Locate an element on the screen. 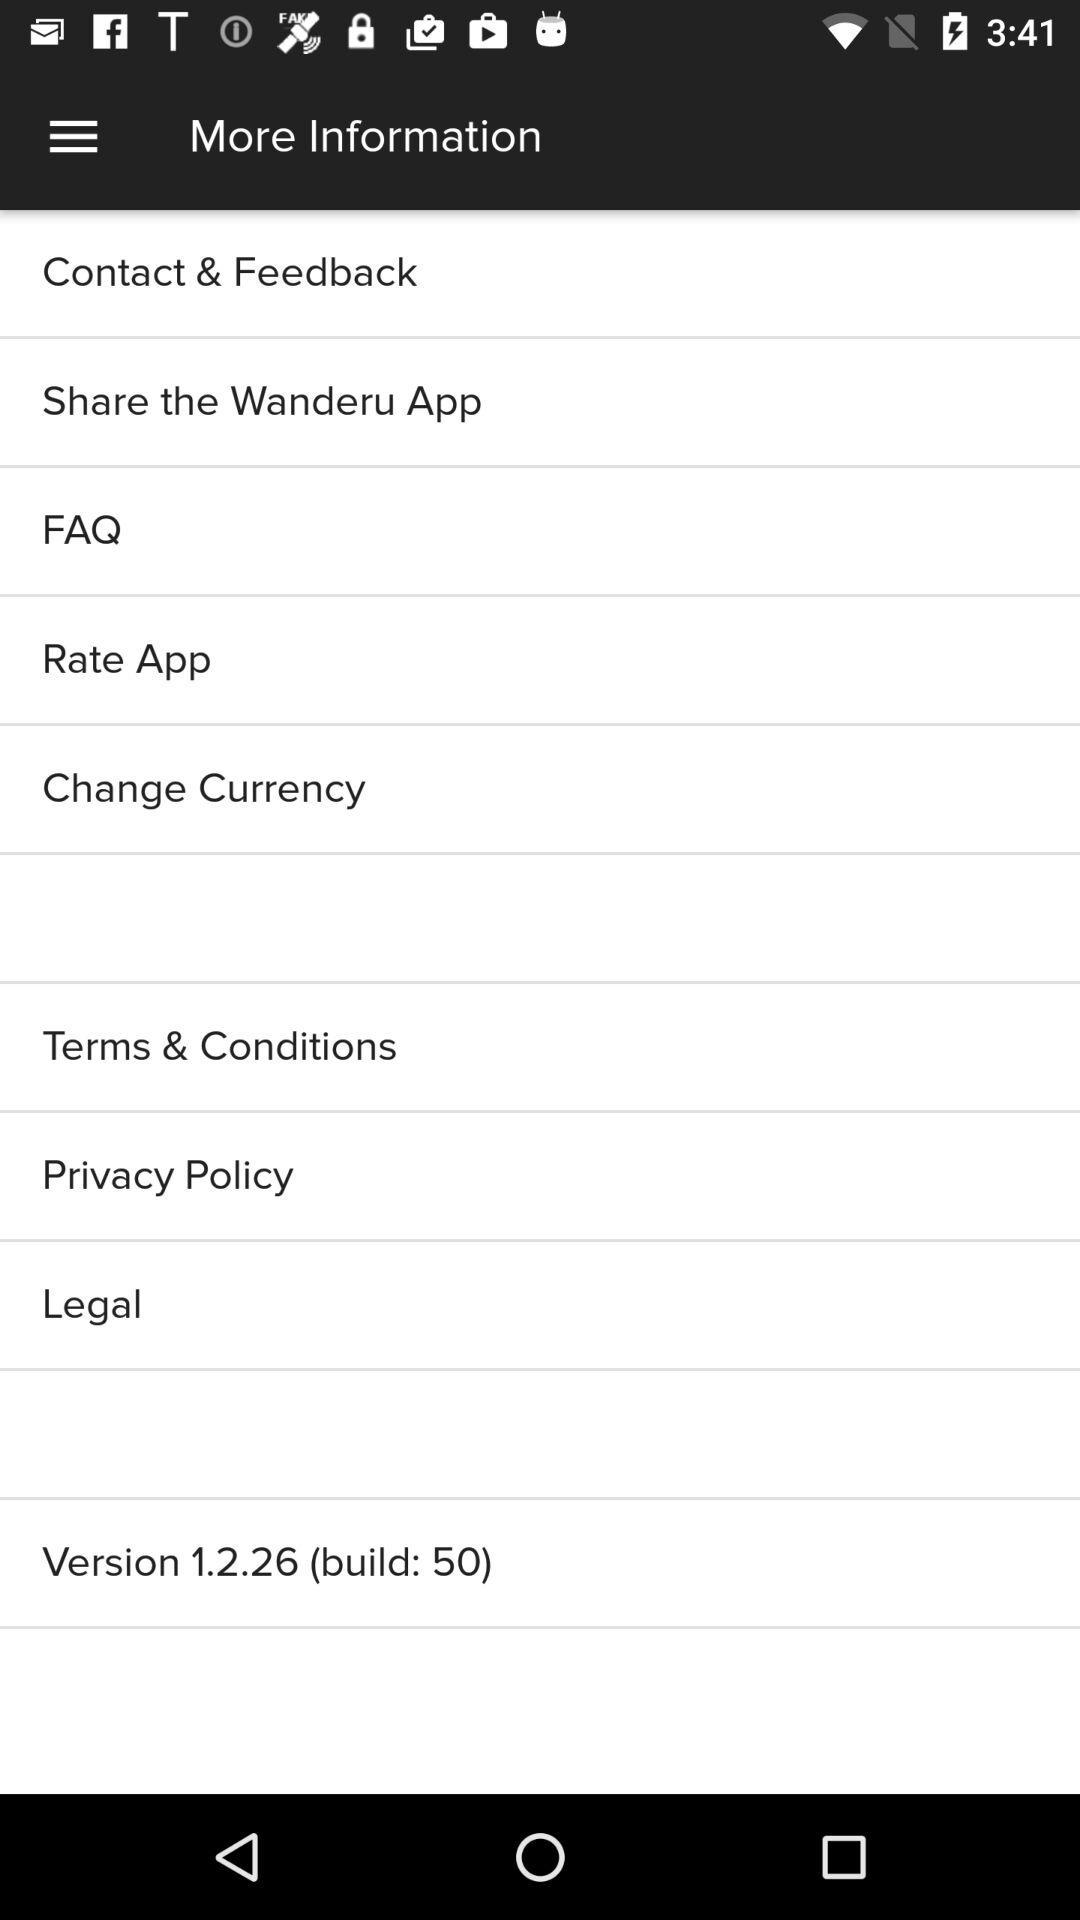 This screenshot has height=1920, width=1080. the faq is located at coordinates (540, 531).